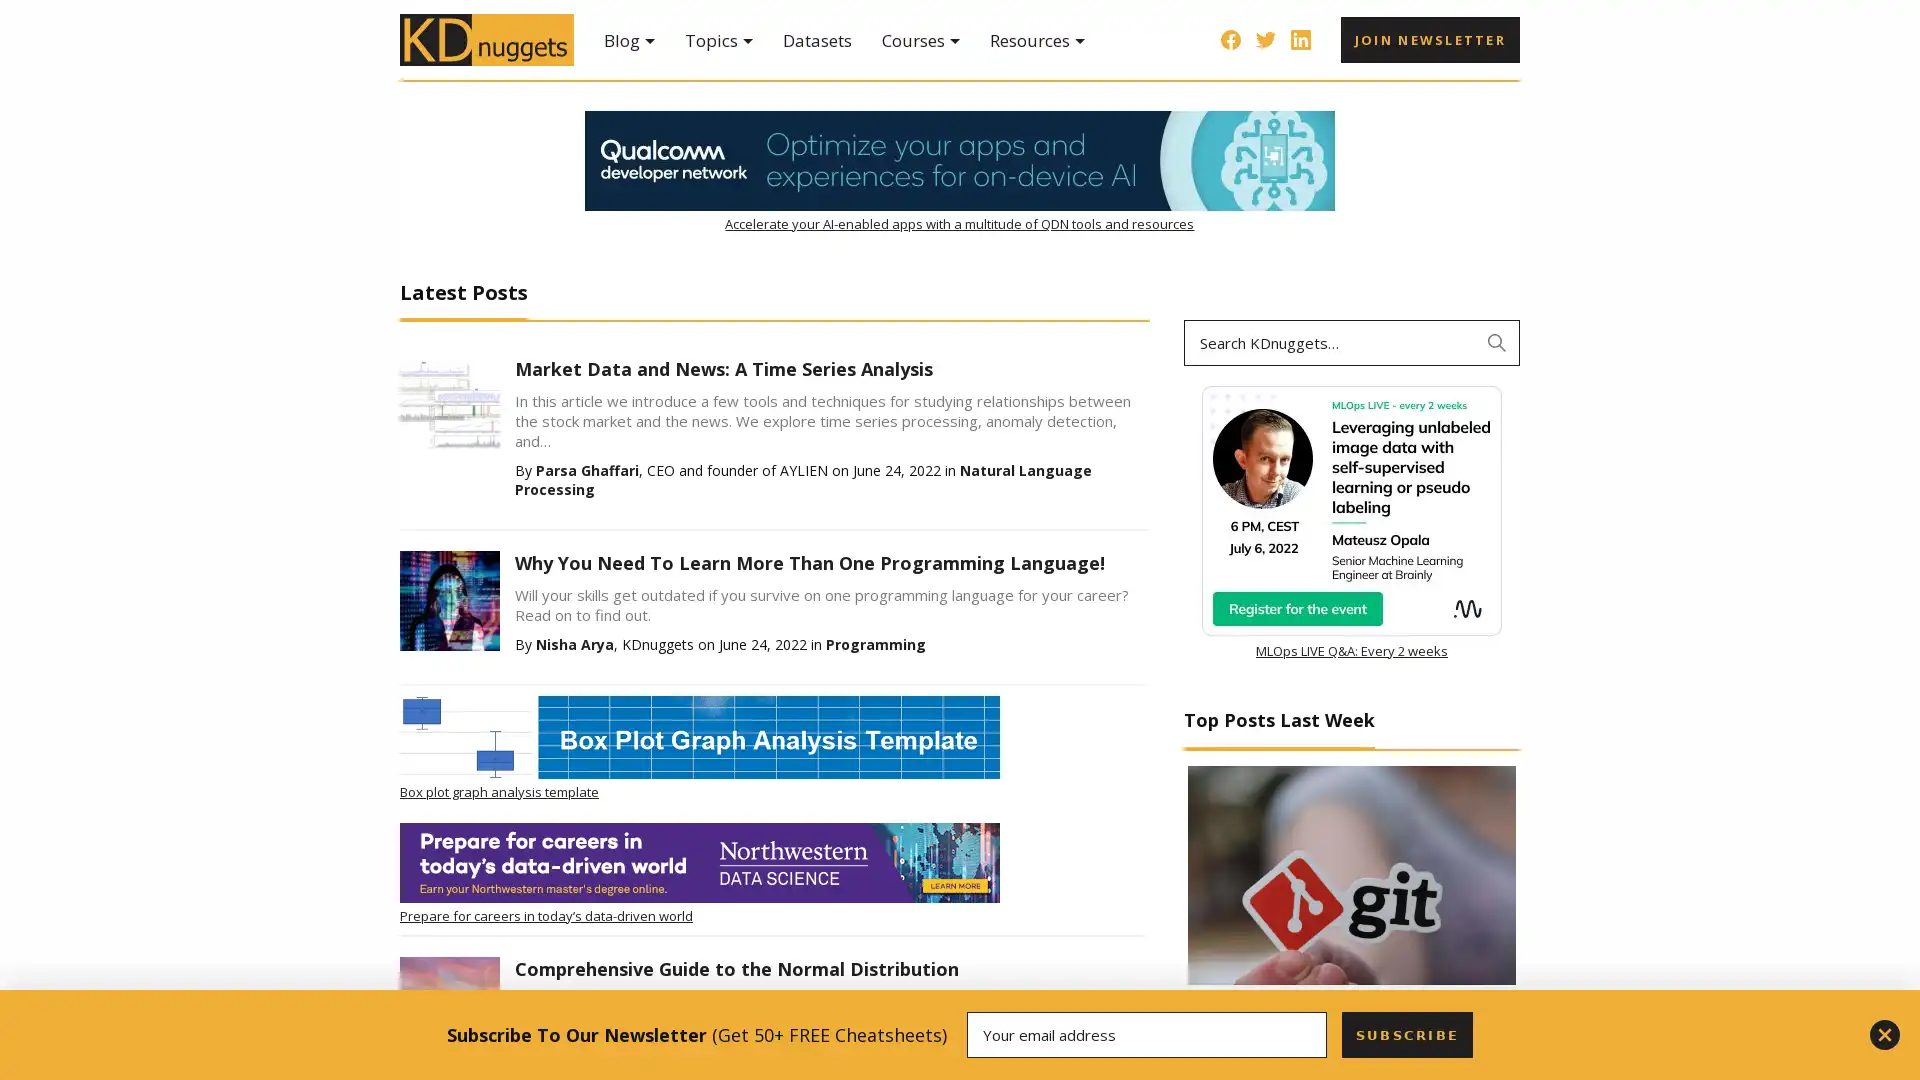 The height and width of the screenshot is (1080, 1920). I want to click on Search, so click(1497, 342).